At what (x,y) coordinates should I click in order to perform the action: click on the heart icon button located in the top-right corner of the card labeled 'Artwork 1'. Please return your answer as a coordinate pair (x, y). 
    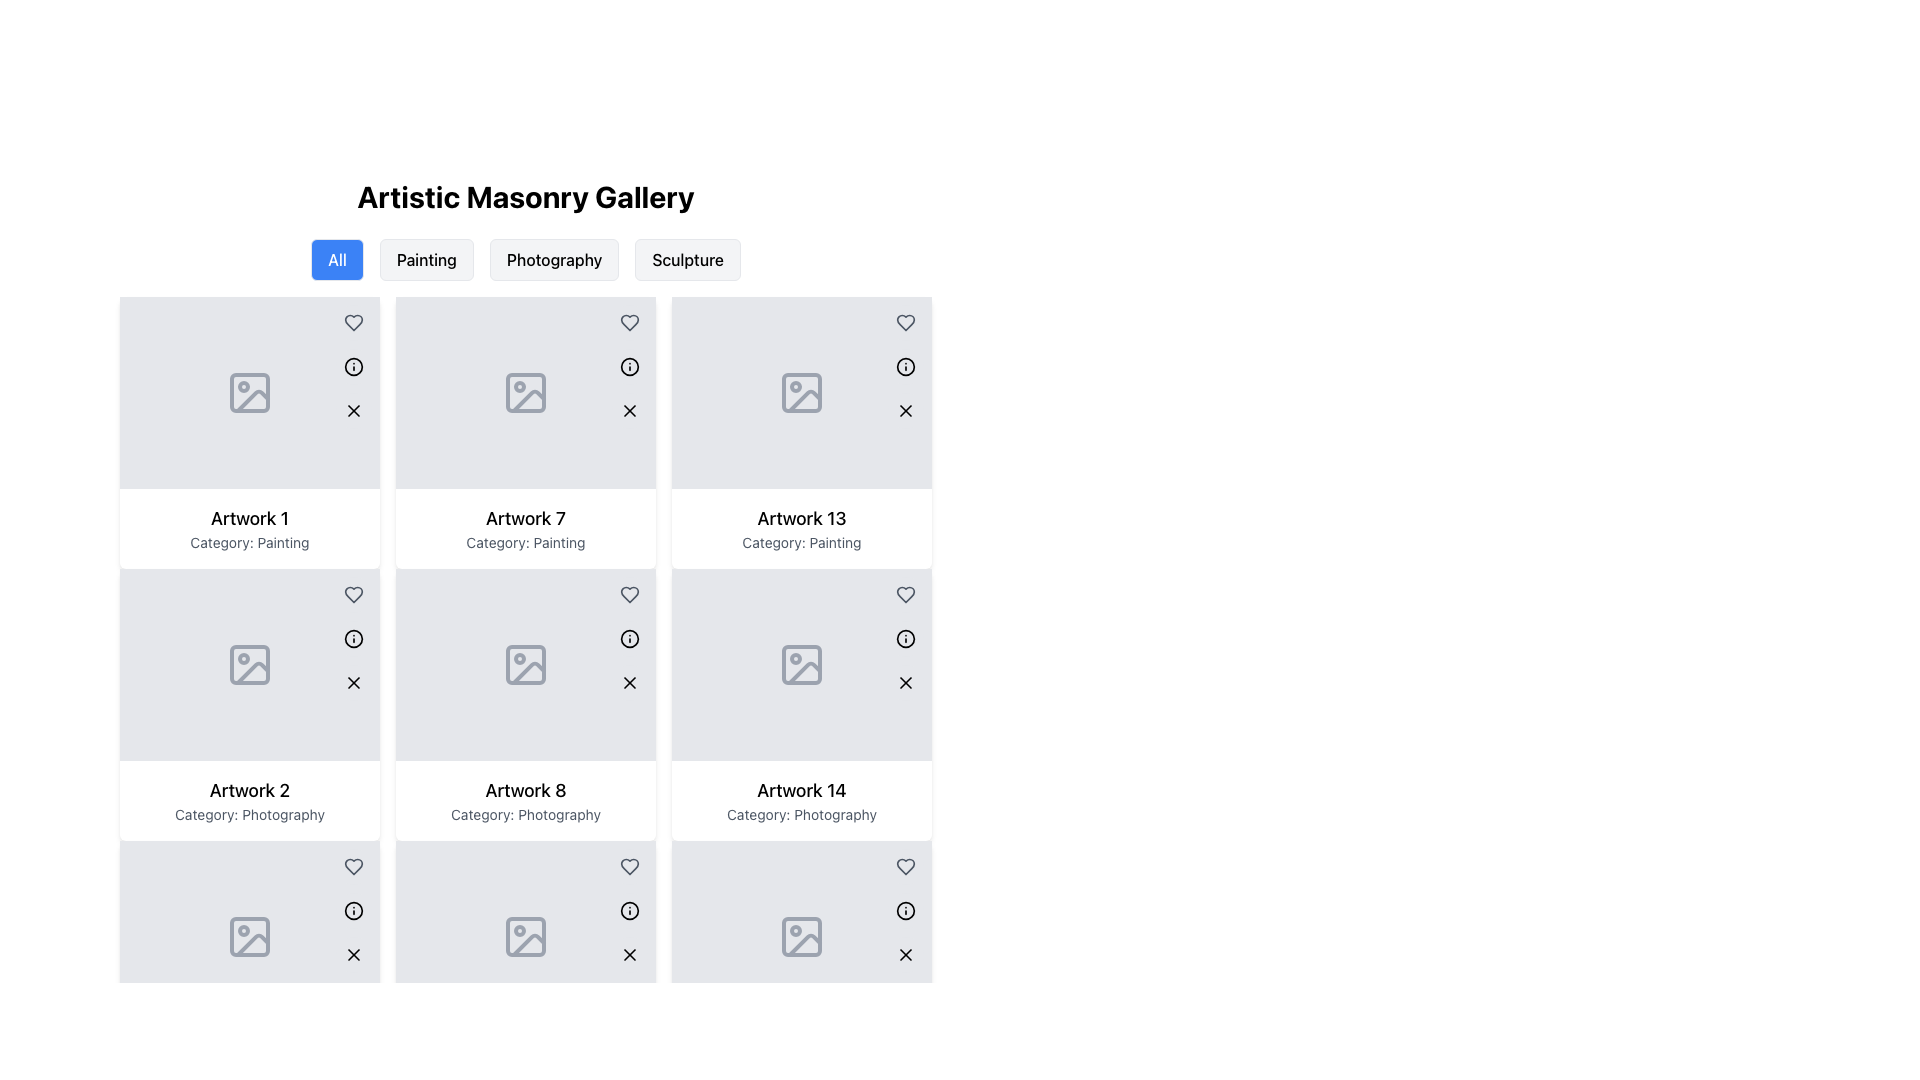
    Looking at the image, I should click on (354, 593).